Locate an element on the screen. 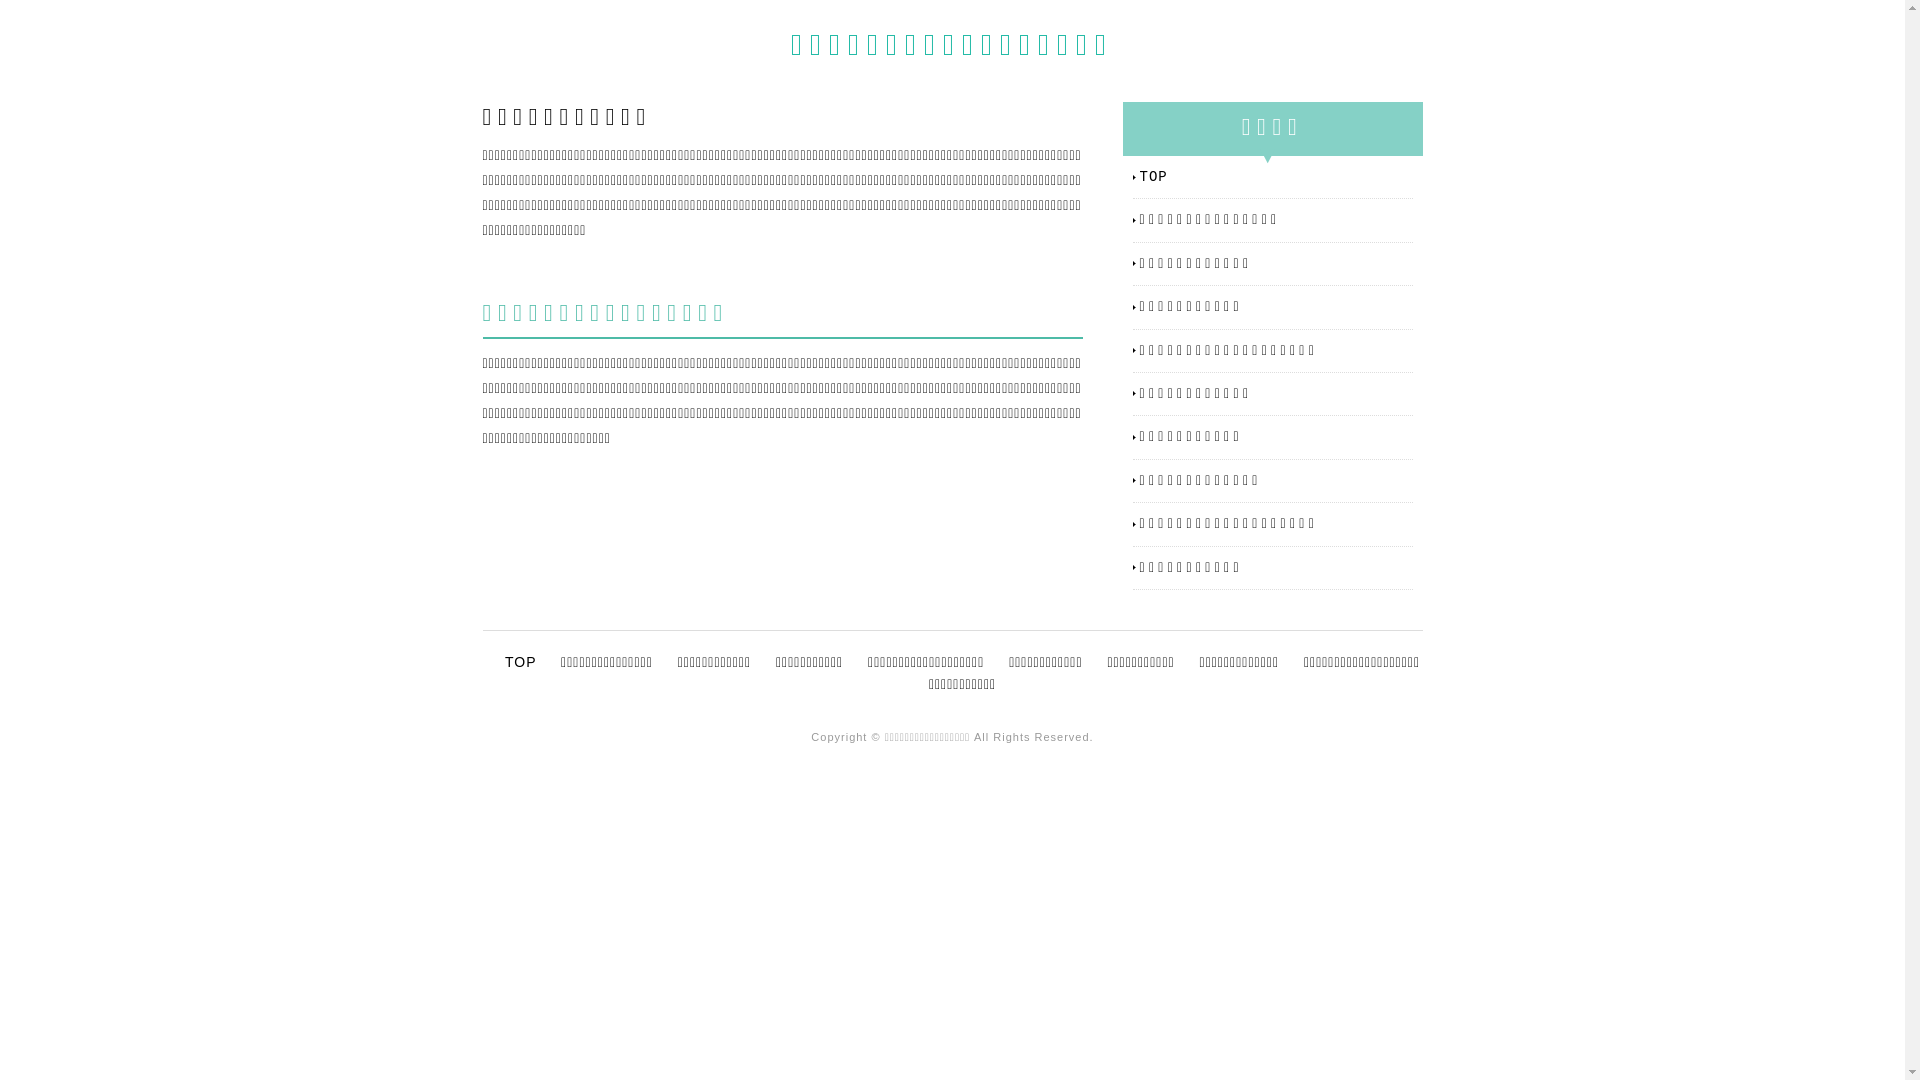  'TOP' is located at coordinates (520, 662).